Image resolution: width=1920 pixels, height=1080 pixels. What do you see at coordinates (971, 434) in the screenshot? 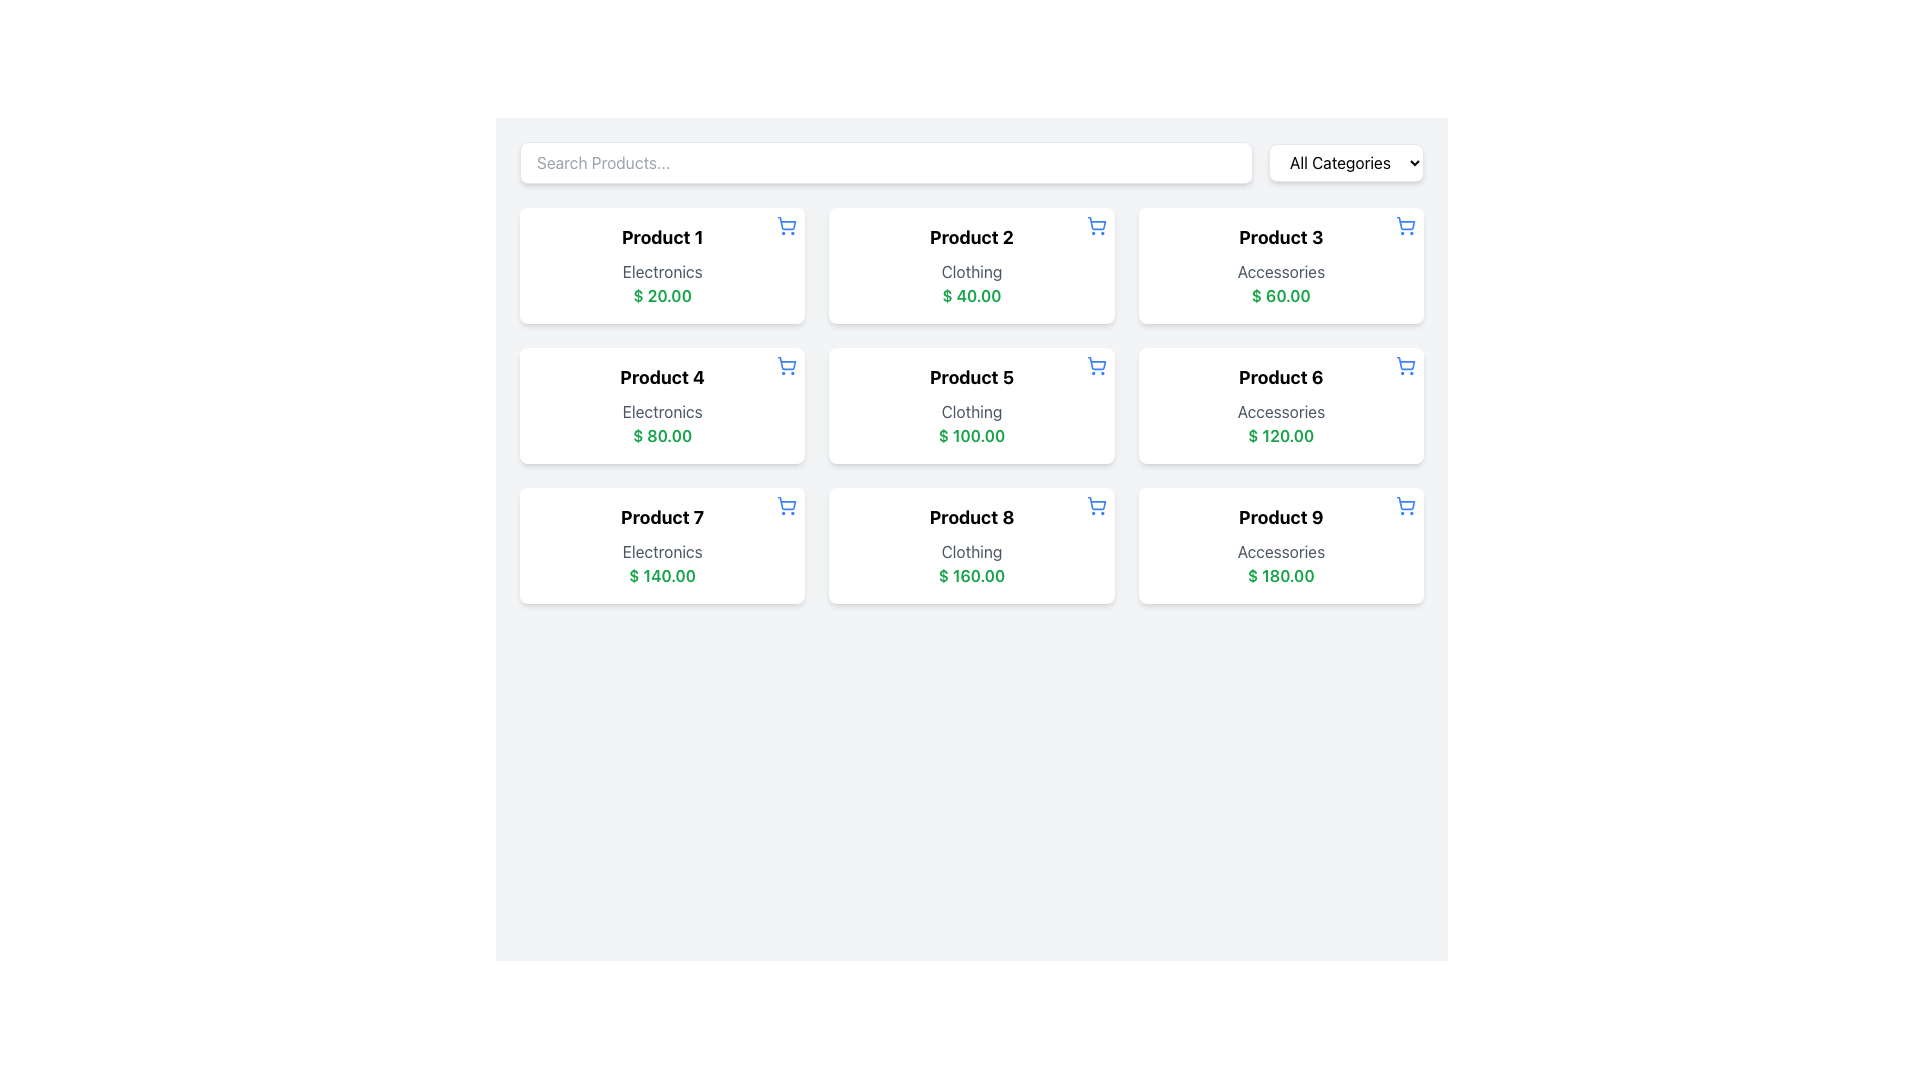
I see `displayed price from the Text display element located within the 'Product 5' card in the second row, second column of the grid, below the category text 'Clothing'` at bounding box center [971, 434].